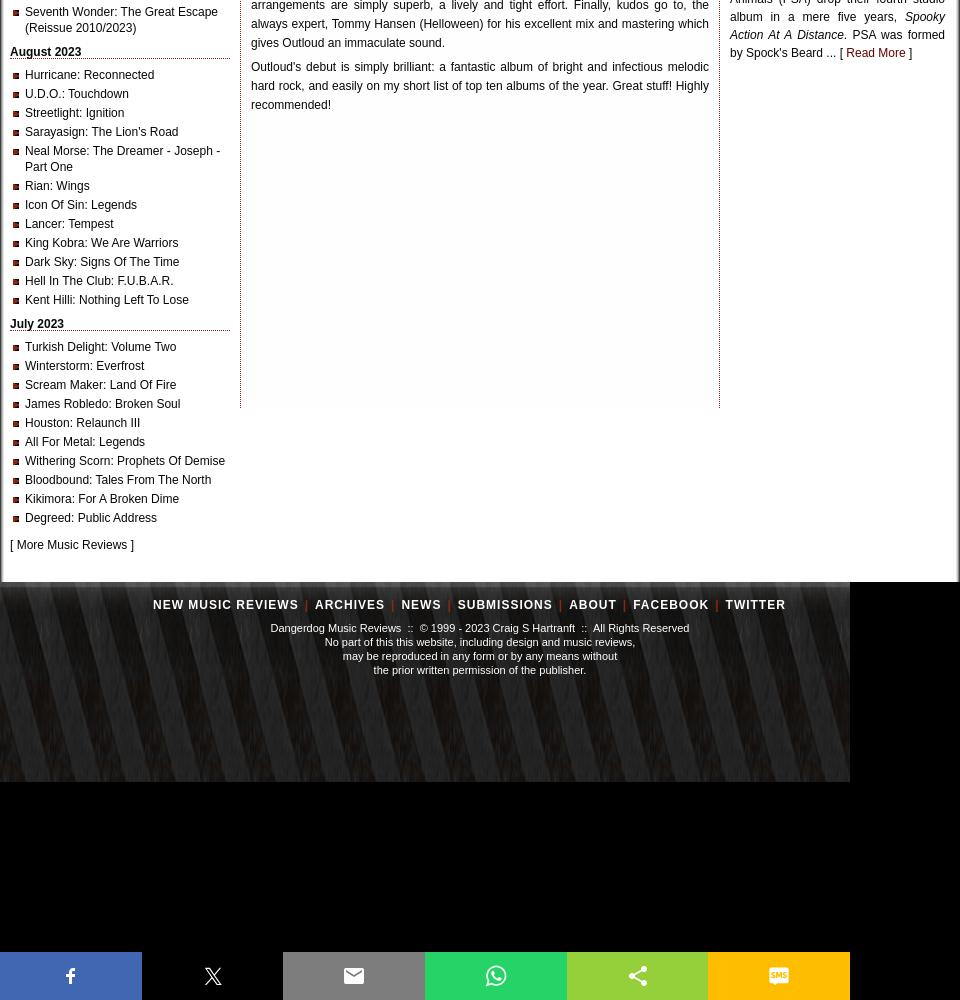  What do you see at coordinates (47, 518) in the screenshot?
I see `'Degreed'` at bounding box center [47, 518].